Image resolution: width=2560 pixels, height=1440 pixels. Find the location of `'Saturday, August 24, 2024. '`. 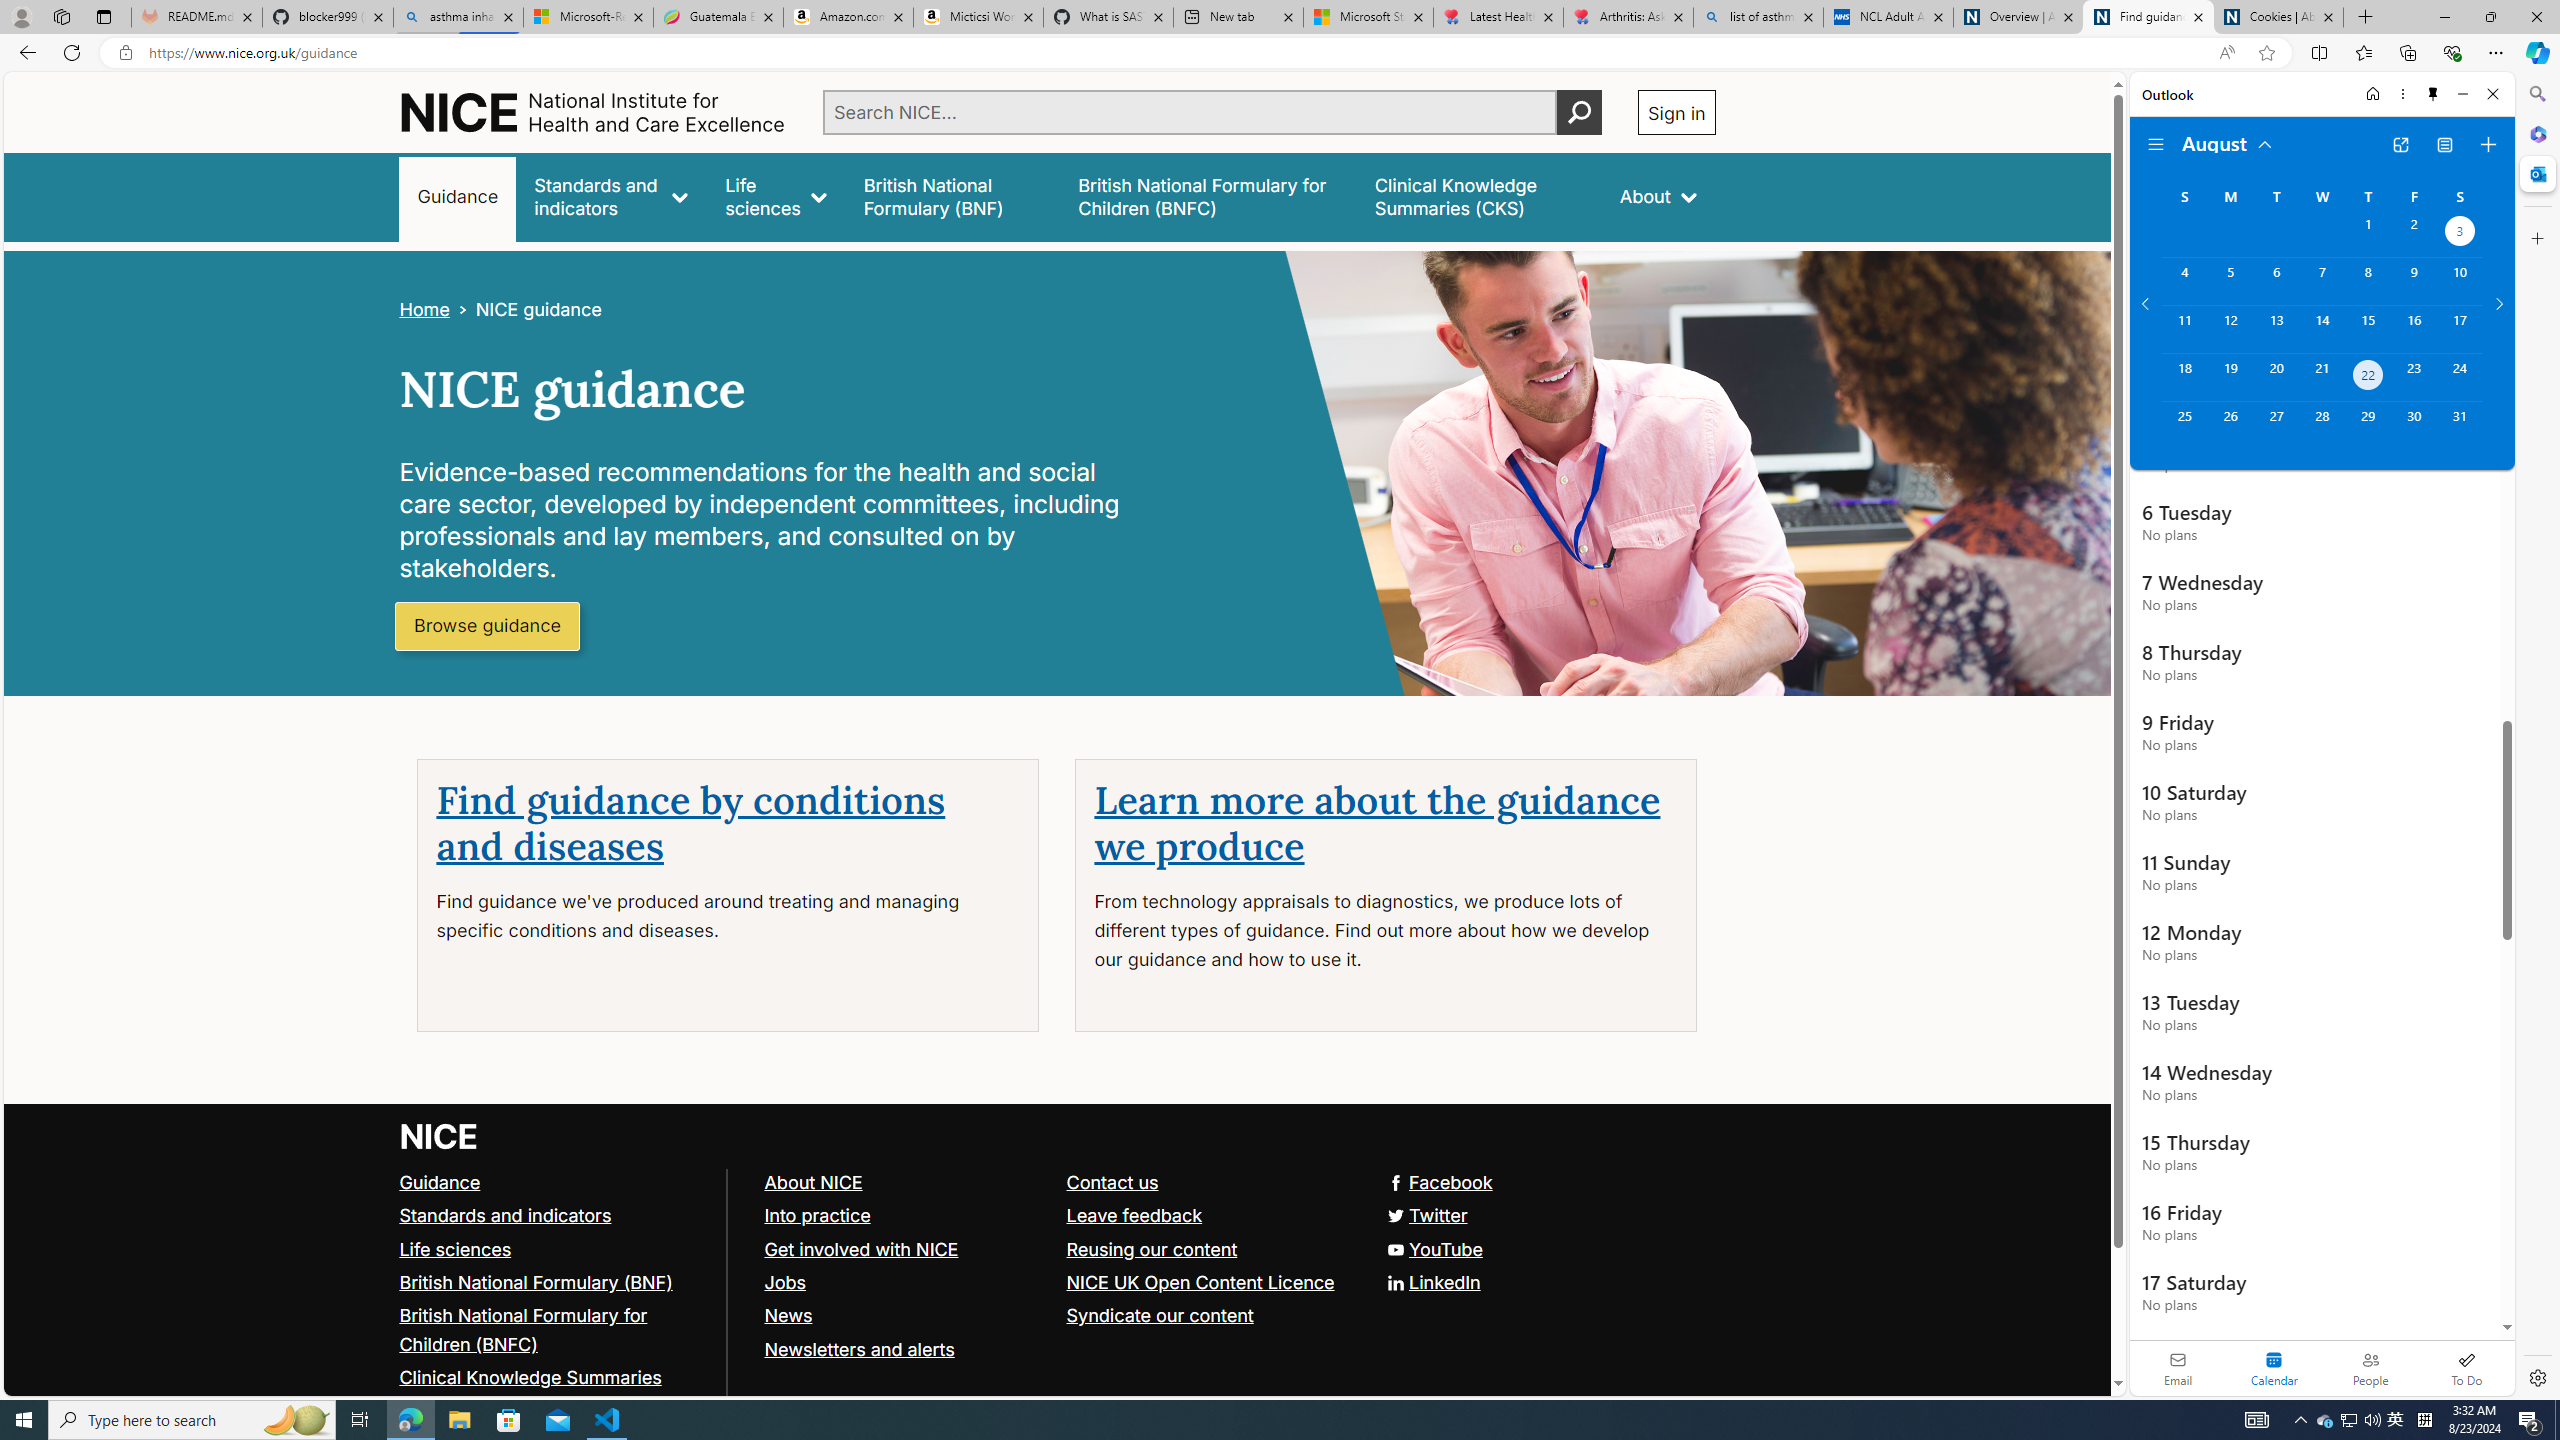

'Saturday, August 24, 2024. ' is located at coordinates (2459, 376).